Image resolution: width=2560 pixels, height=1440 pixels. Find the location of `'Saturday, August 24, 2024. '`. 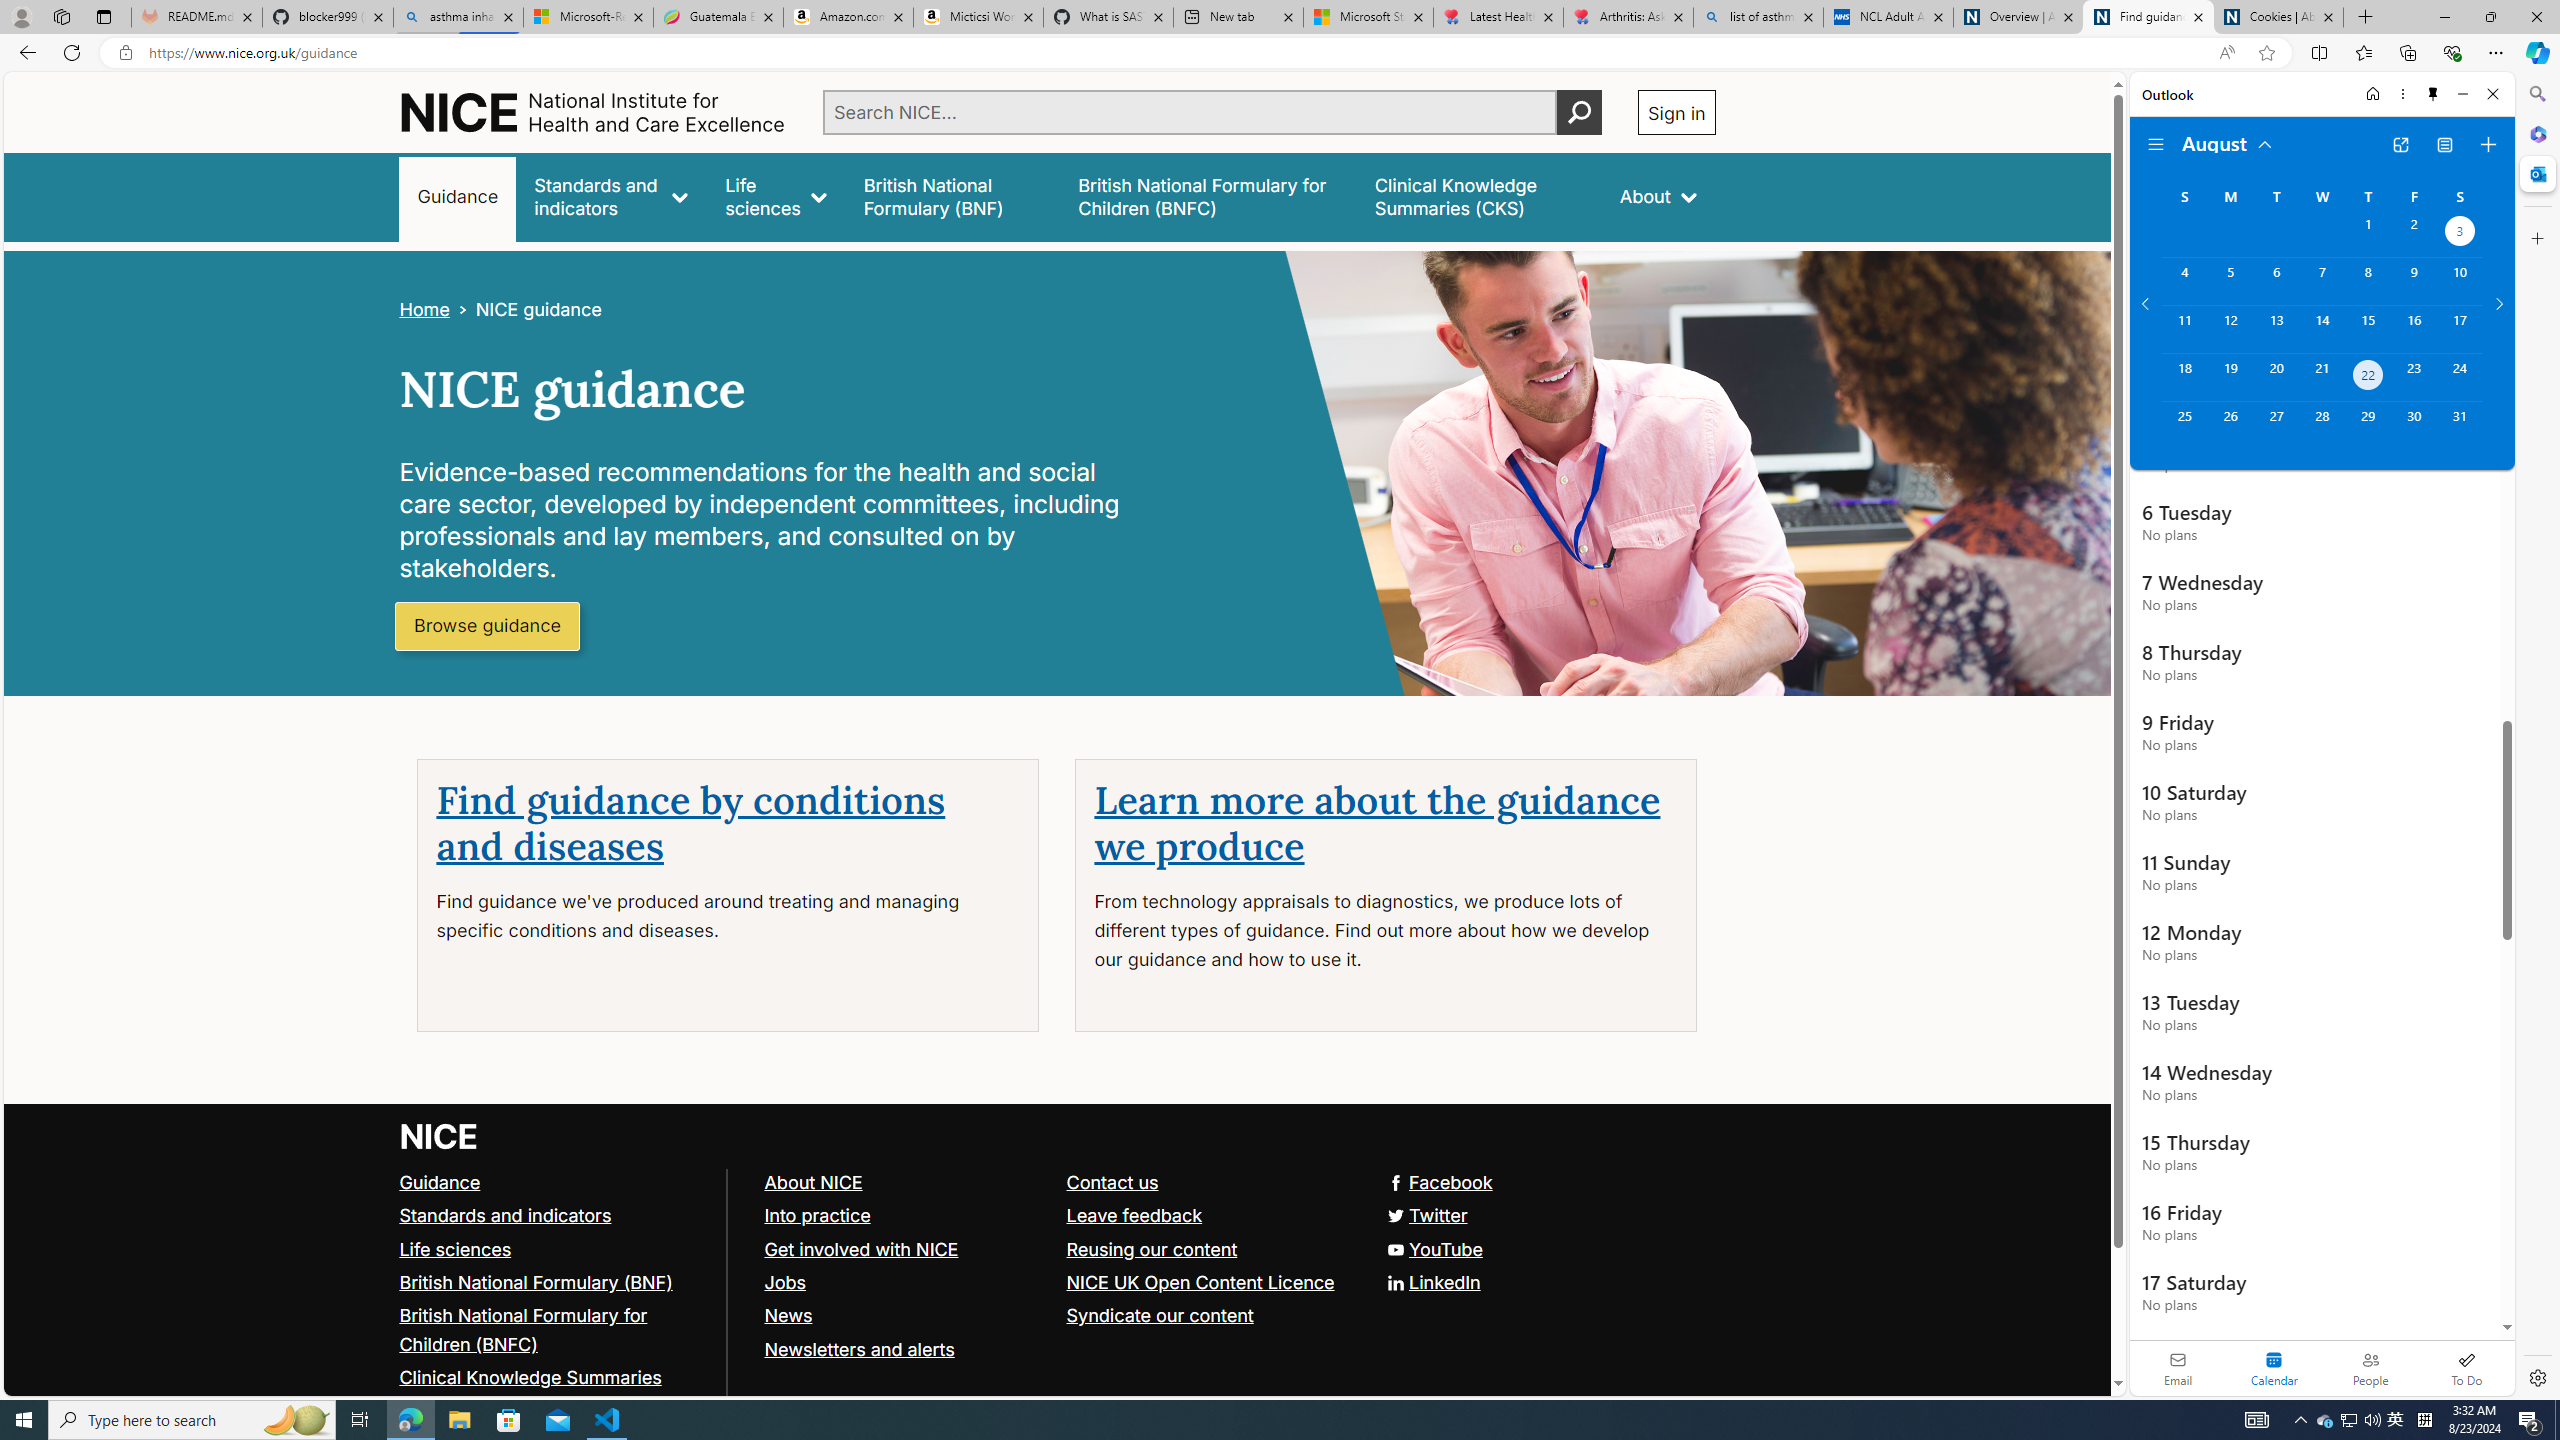

'Saturday, August 24, 2024. ' is located at coordinates (2459, 376).